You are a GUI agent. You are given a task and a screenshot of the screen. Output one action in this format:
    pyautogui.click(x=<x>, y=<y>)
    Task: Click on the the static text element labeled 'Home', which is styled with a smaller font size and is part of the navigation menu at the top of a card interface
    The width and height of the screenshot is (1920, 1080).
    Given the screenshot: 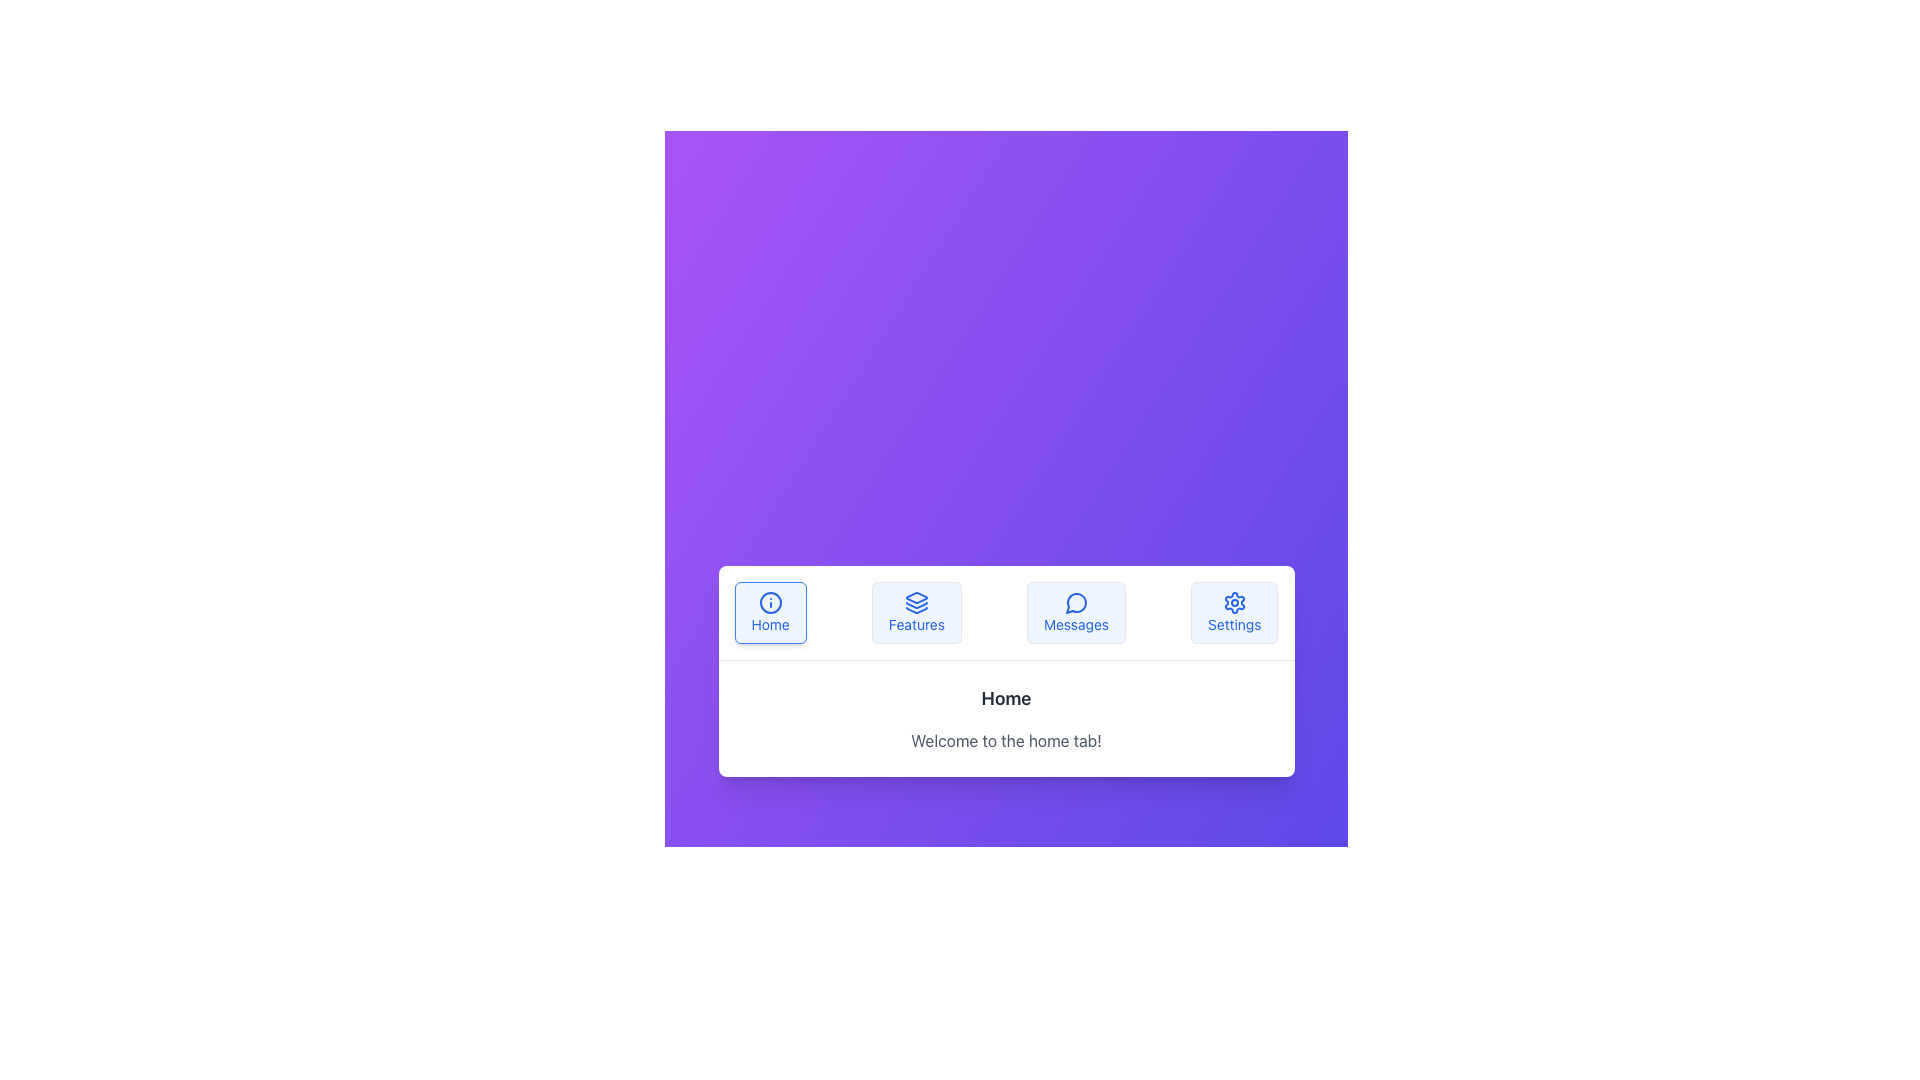 What is the action you would take?
    pyautogui.click(x=769, y=623)
    